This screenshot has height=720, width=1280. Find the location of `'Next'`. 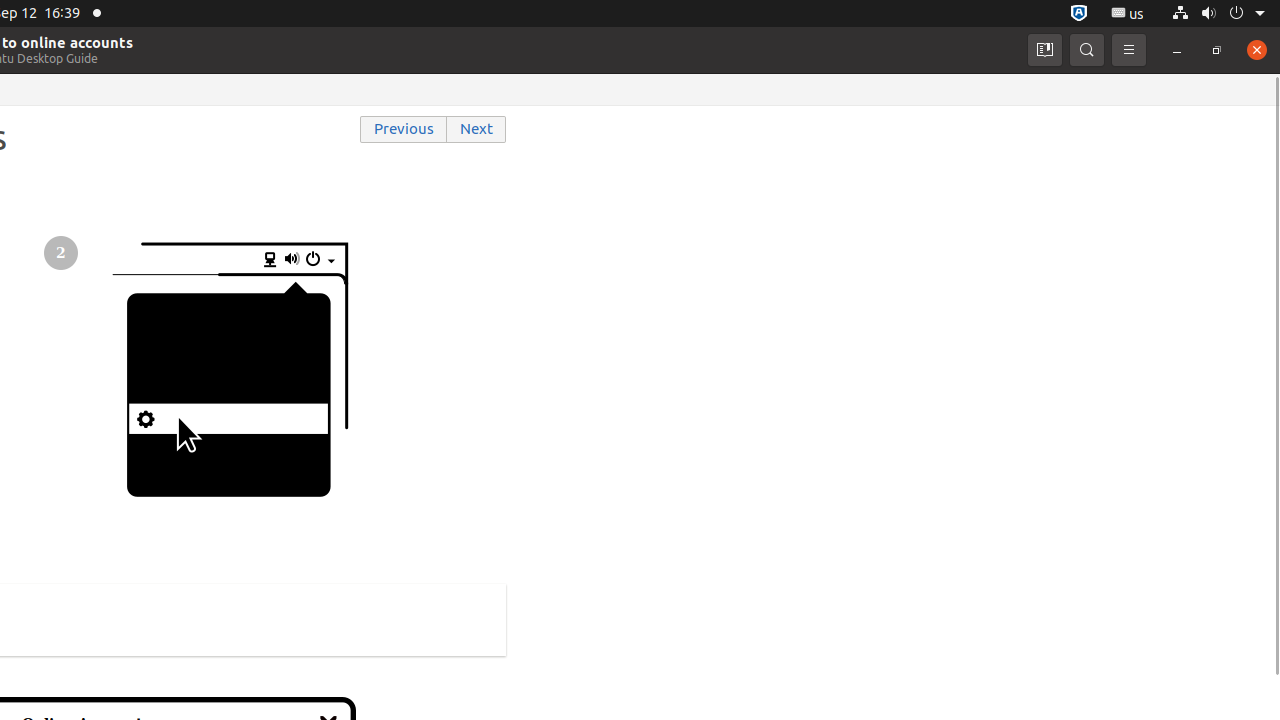

'Next' is located at coordinates (476, 129).